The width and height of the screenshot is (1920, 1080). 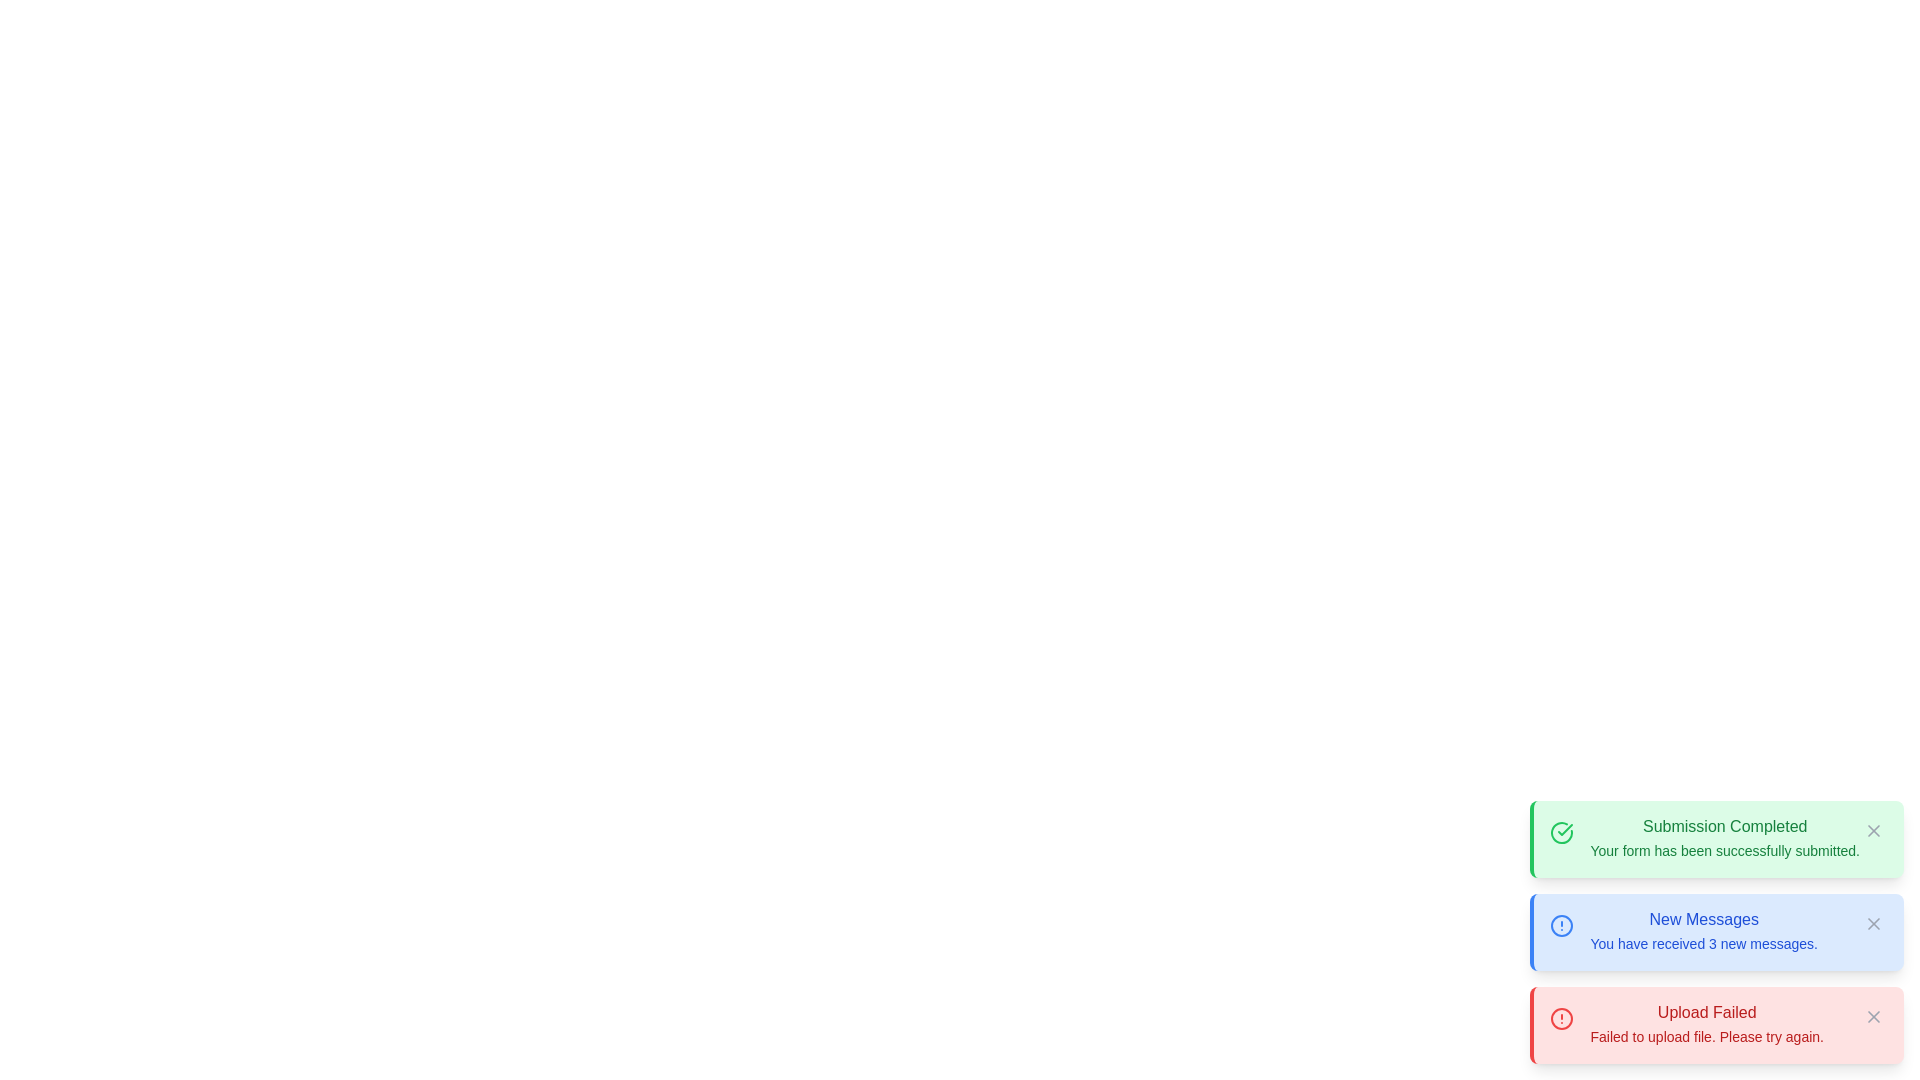 I want to click on the small, circular close button with an 'X' icon on the right side of the 'Upload Failed' notification message bar, so click(x=1872, y=1017).